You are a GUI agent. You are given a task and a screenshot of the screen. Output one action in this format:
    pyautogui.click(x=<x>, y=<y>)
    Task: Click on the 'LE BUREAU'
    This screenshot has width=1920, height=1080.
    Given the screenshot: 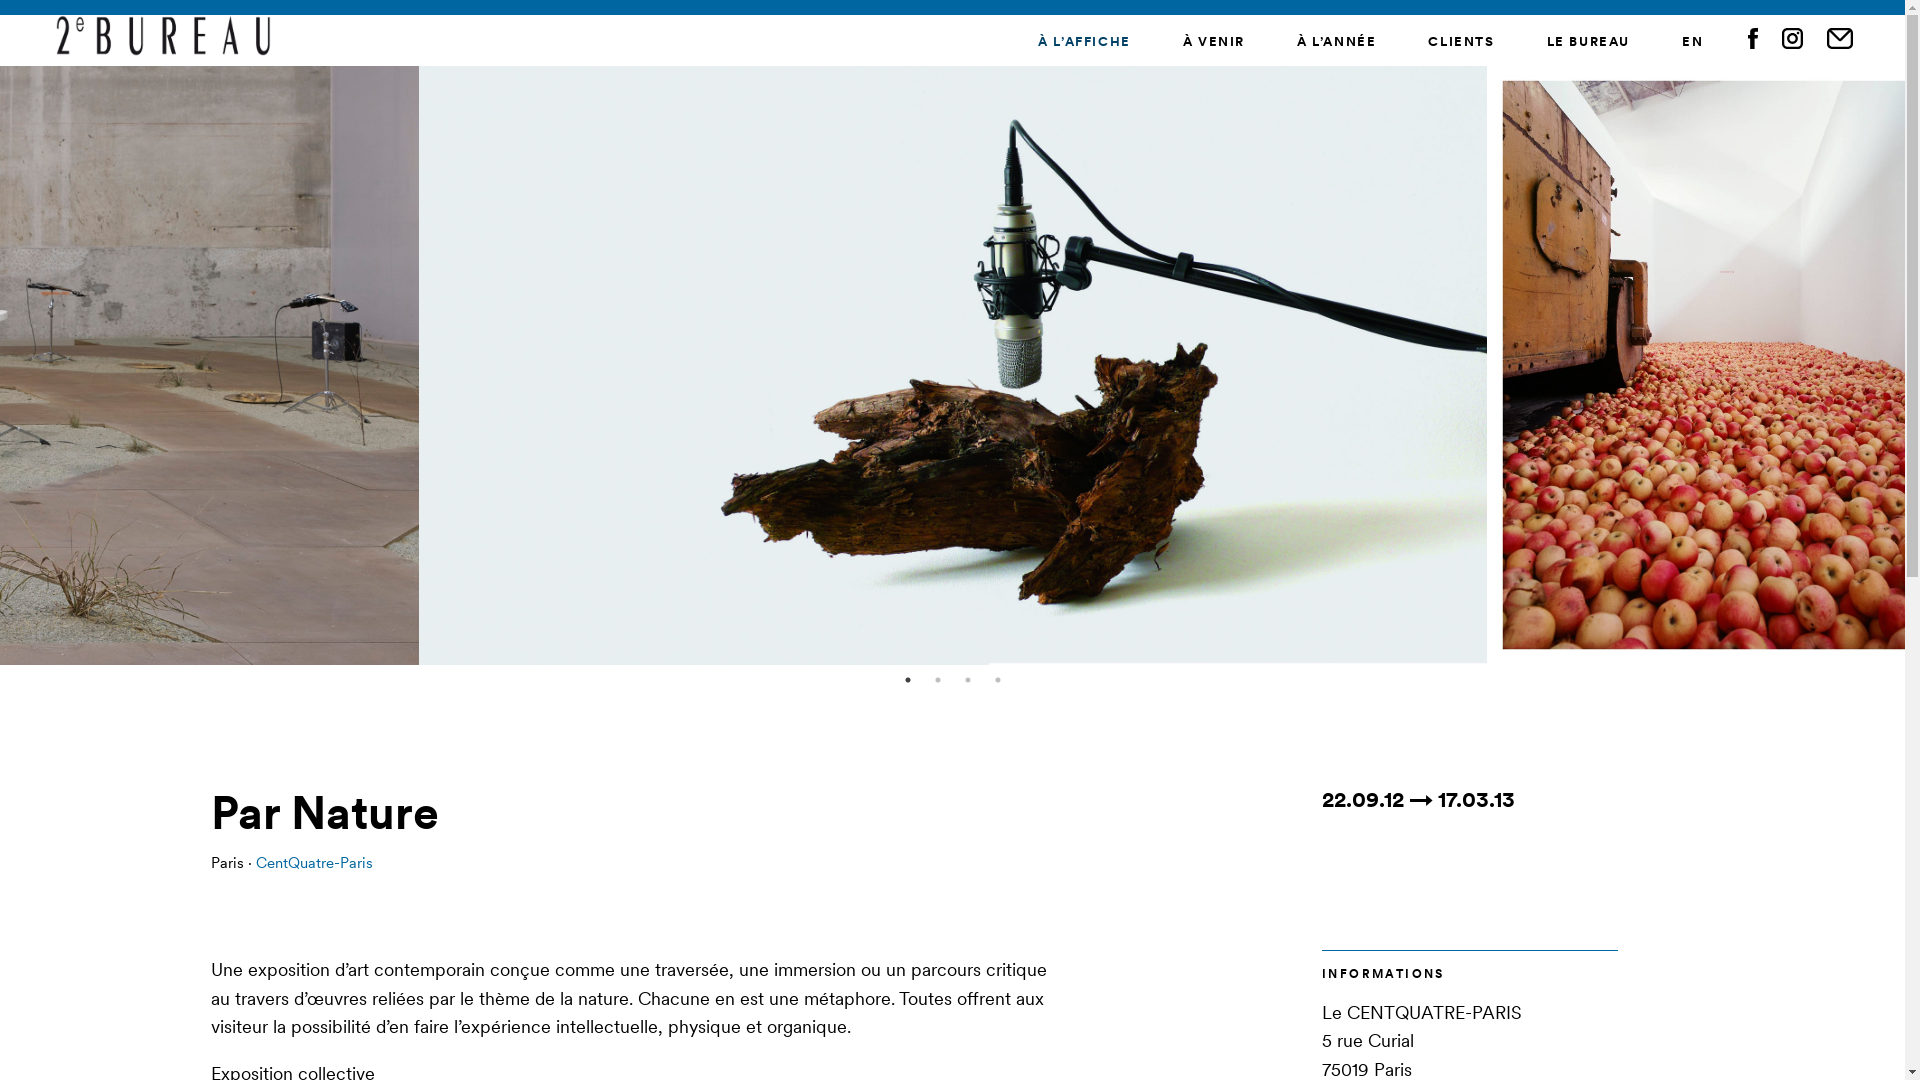 What is the action you would take?
    pyautogui.click(x=1587, y=41)
    